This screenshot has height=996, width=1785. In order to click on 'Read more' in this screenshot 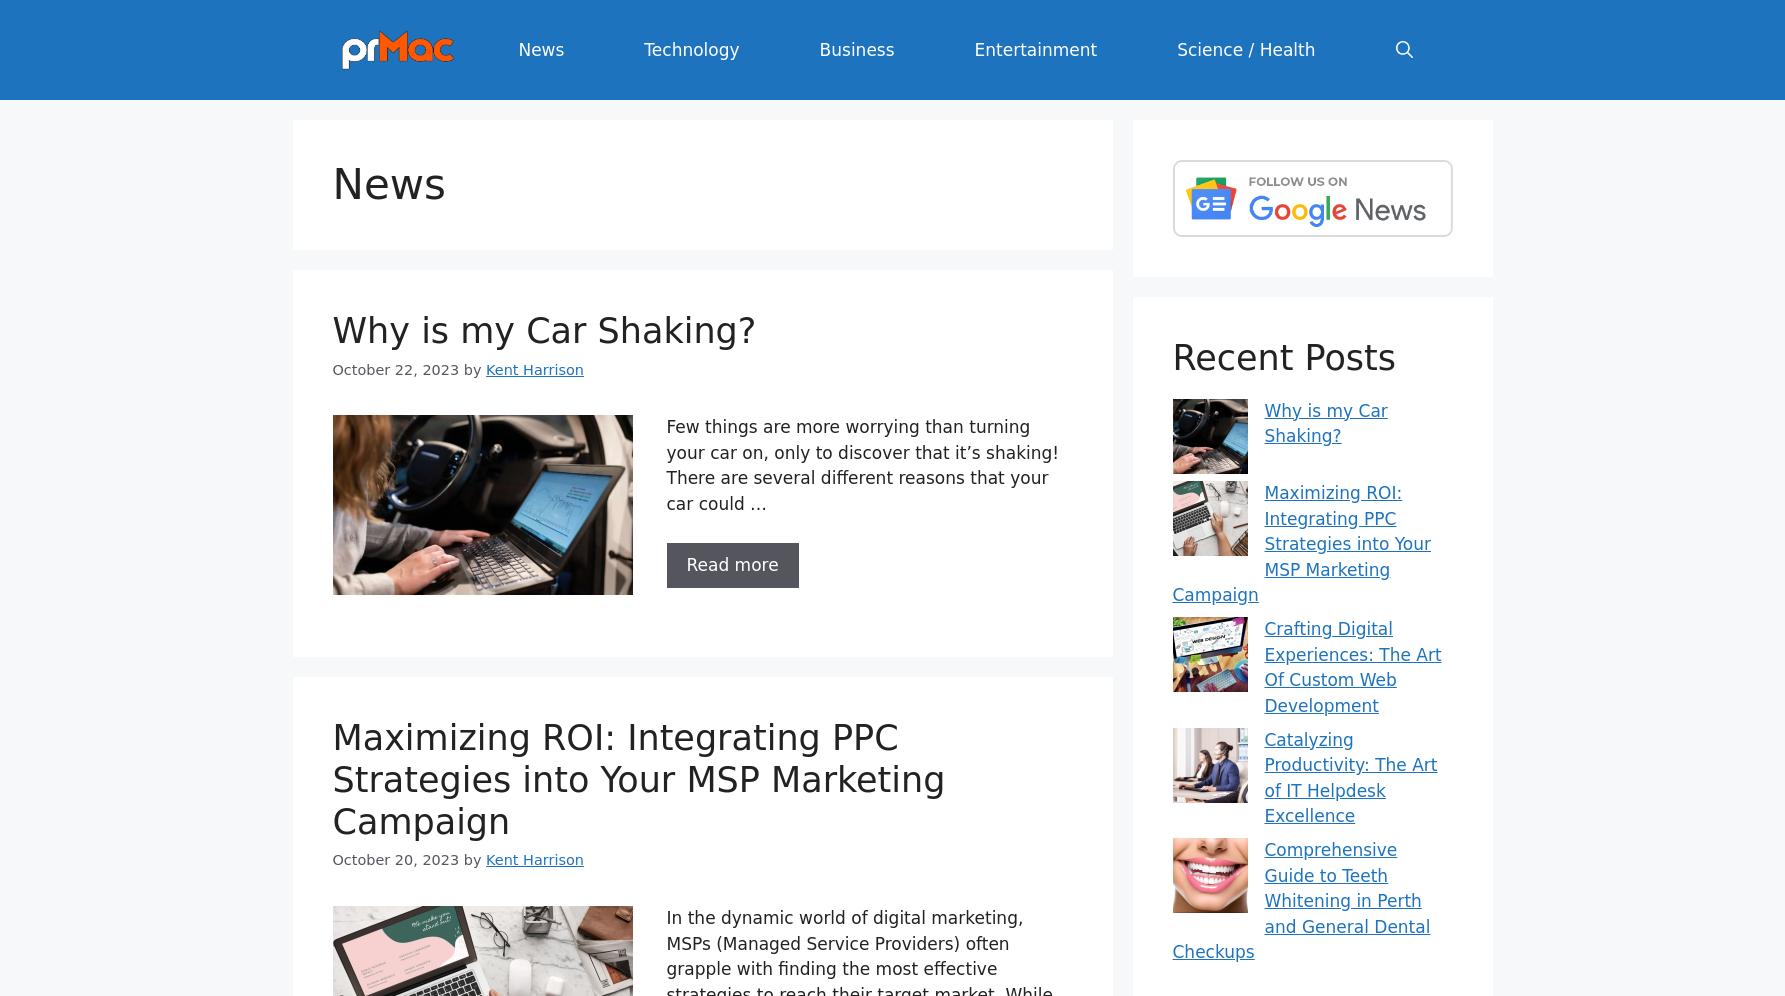, I will do `click(731, 563)`.